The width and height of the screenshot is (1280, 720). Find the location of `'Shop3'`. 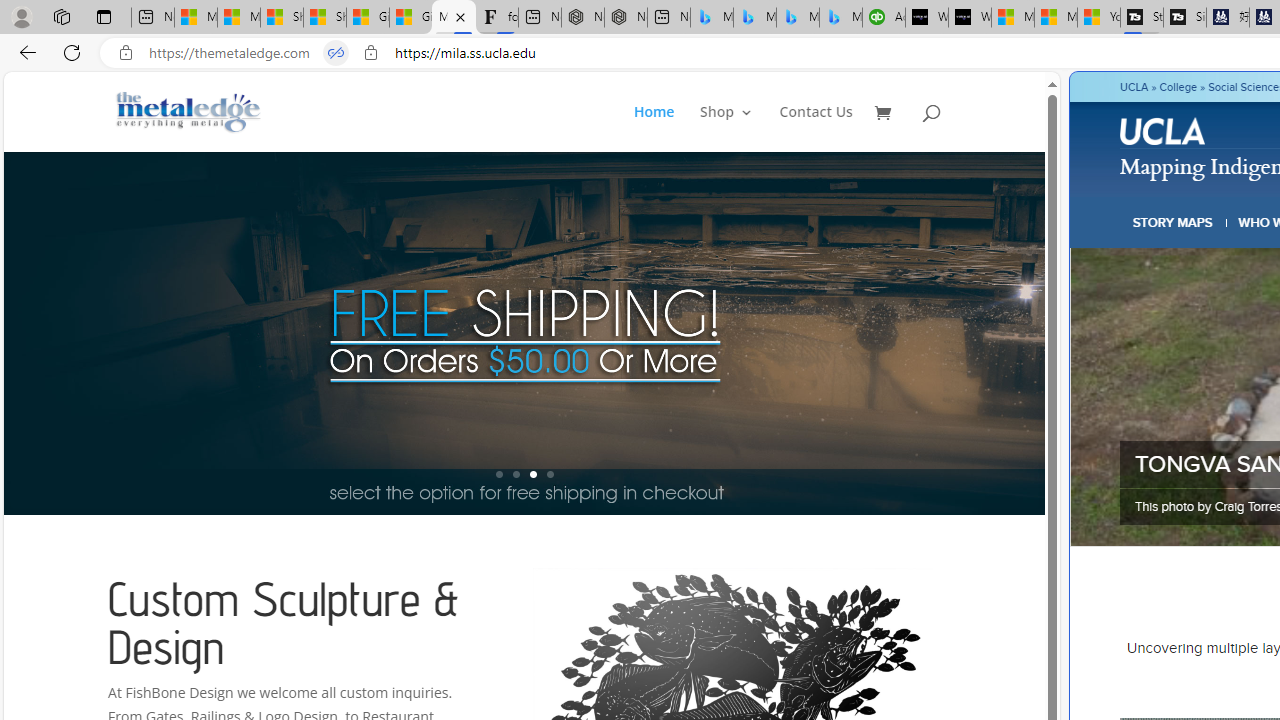

'Shop3' is located at coordinates (736, 128).